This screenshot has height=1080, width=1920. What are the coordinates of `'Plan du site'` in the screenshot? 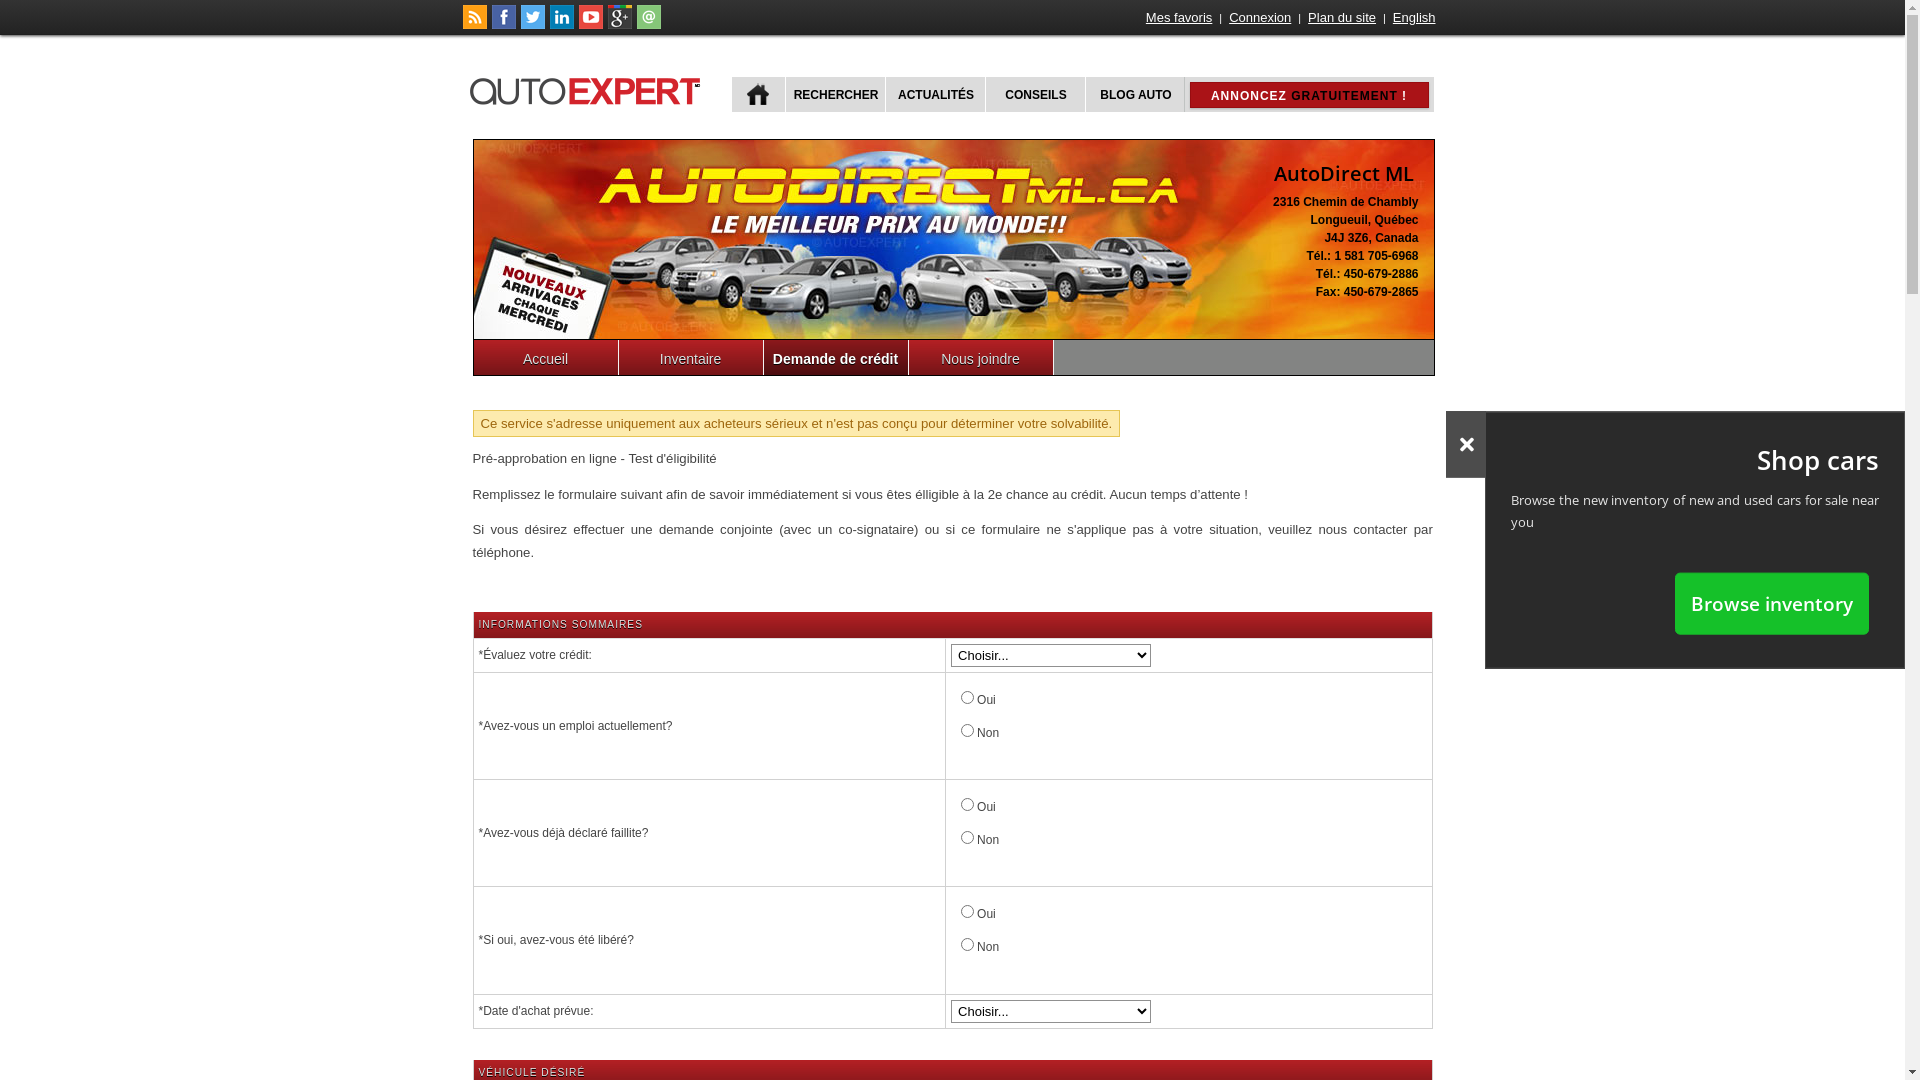 It's located at (1342, 17).